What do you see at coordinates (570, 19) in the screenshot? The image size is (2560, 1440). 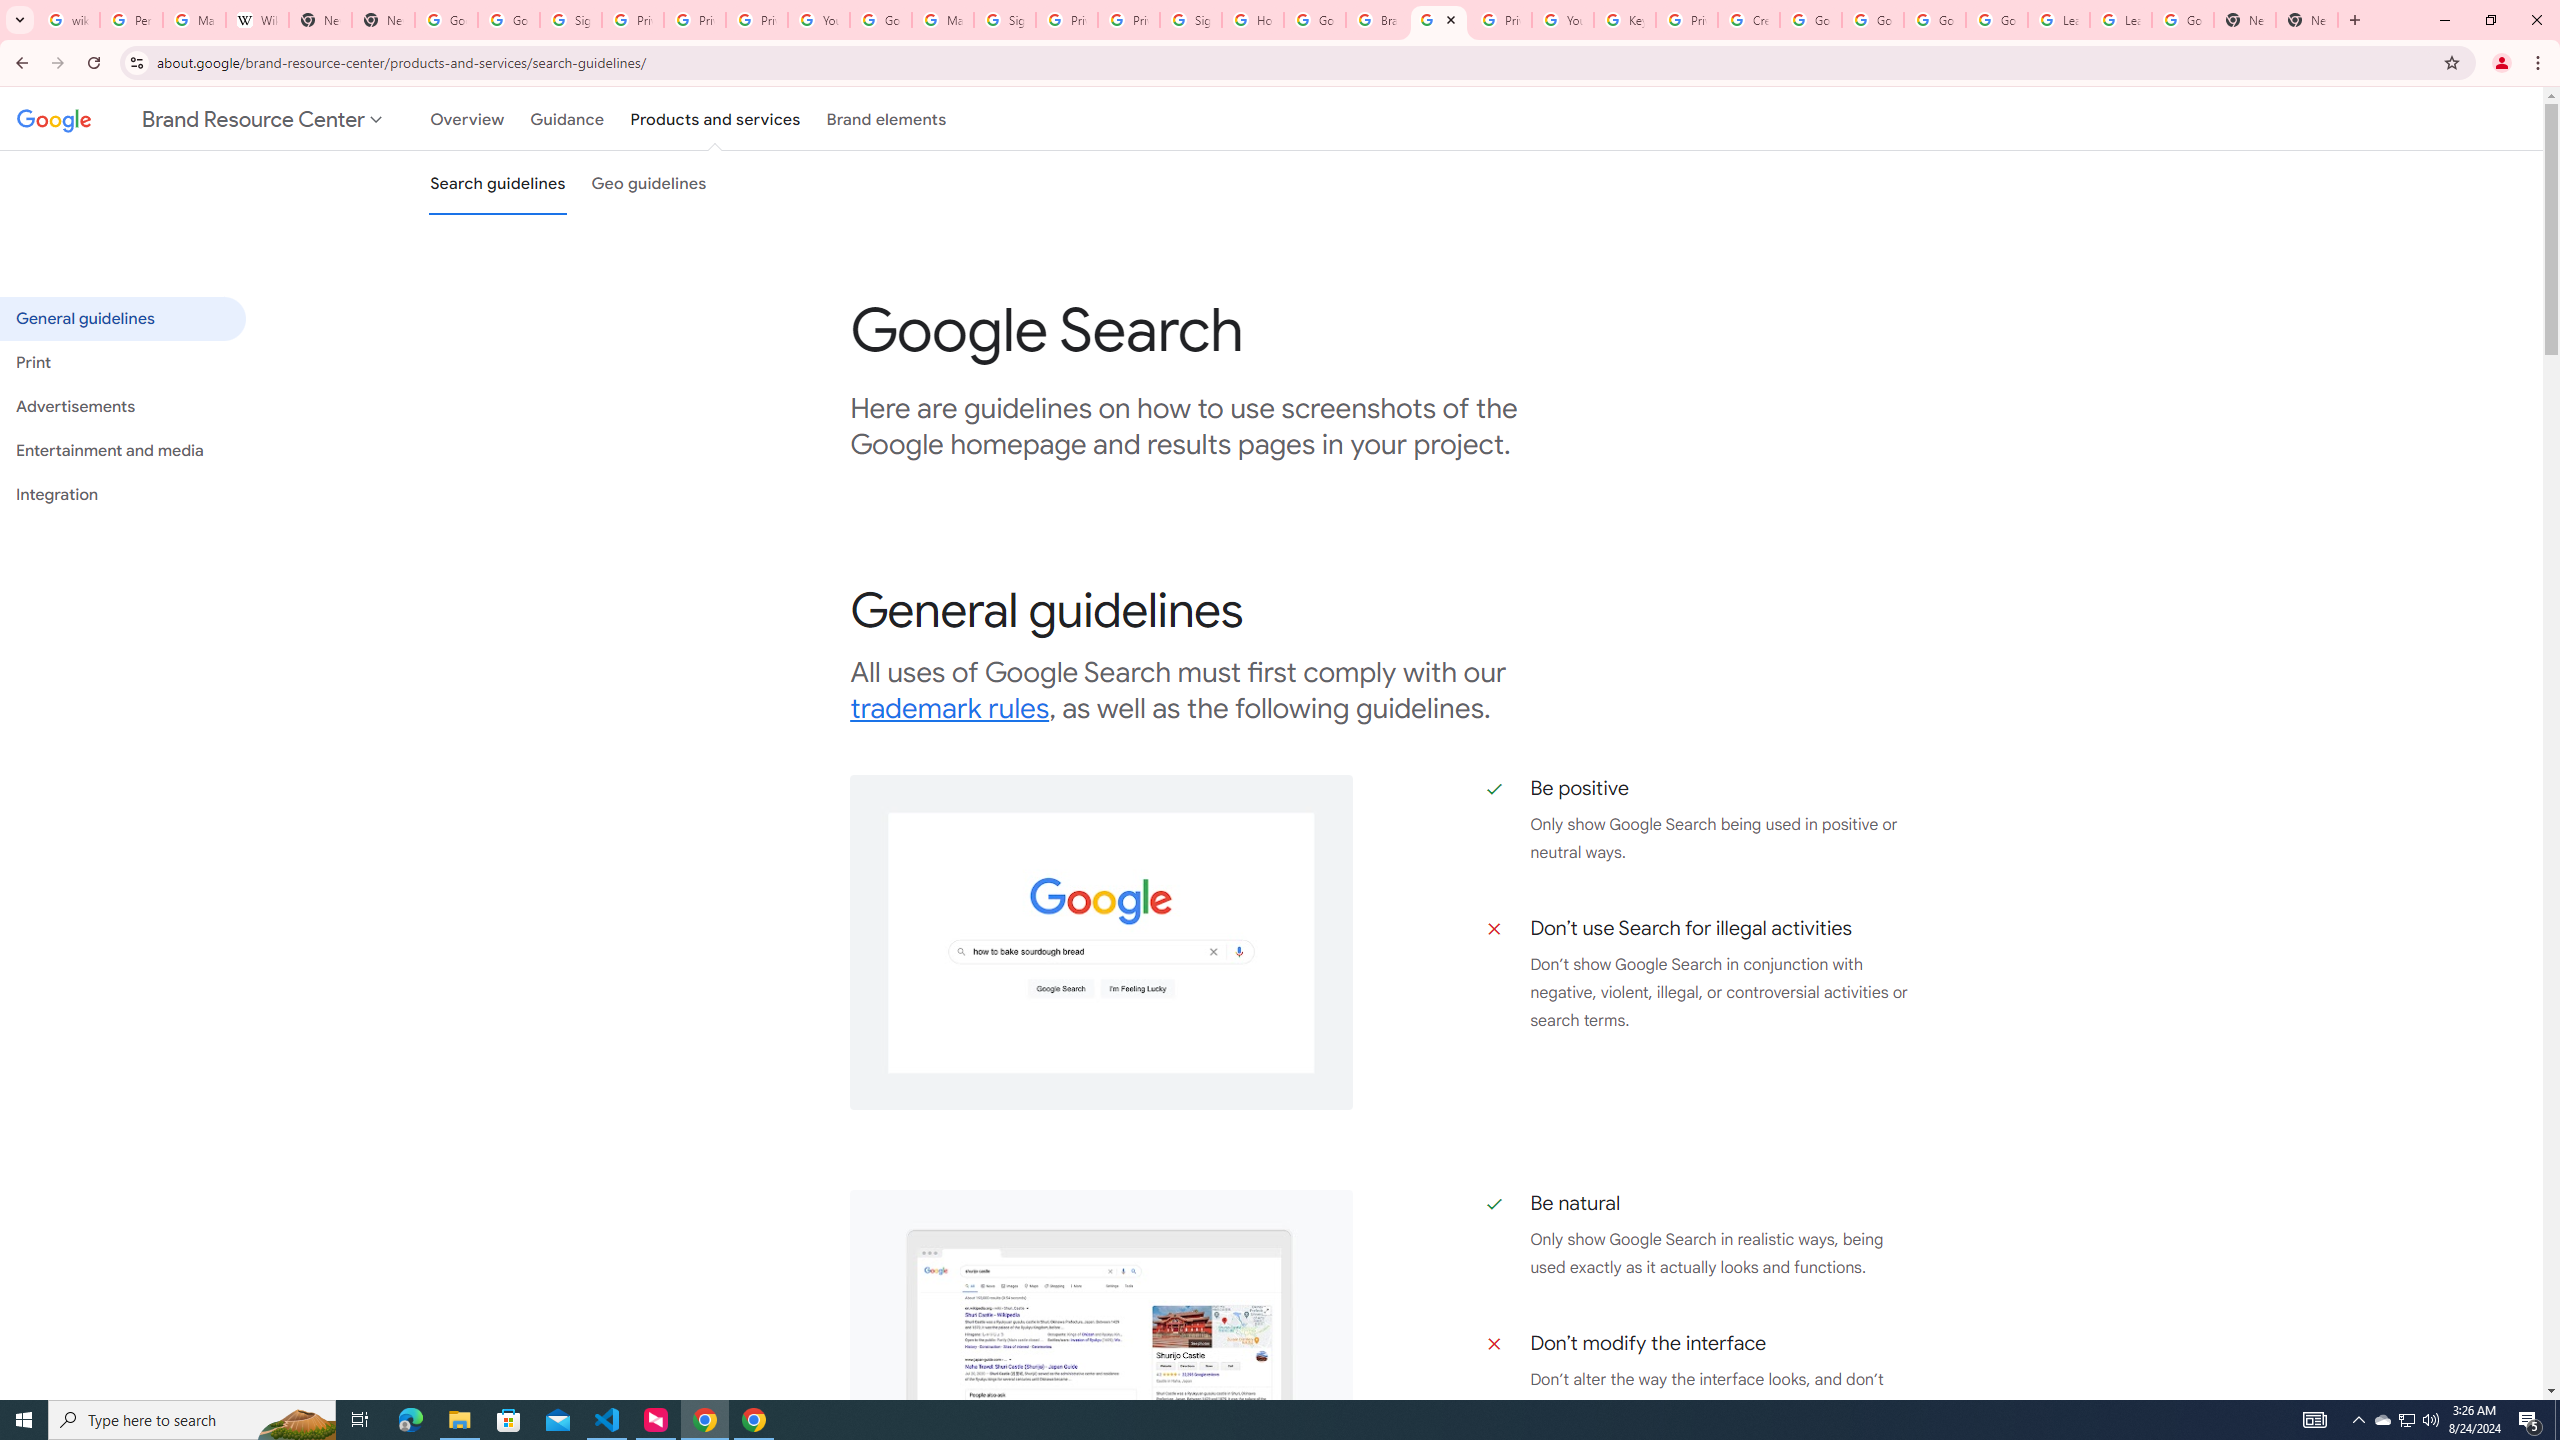 I see `'Sign in - Google Accounts'` at bounding box center [570, 19].